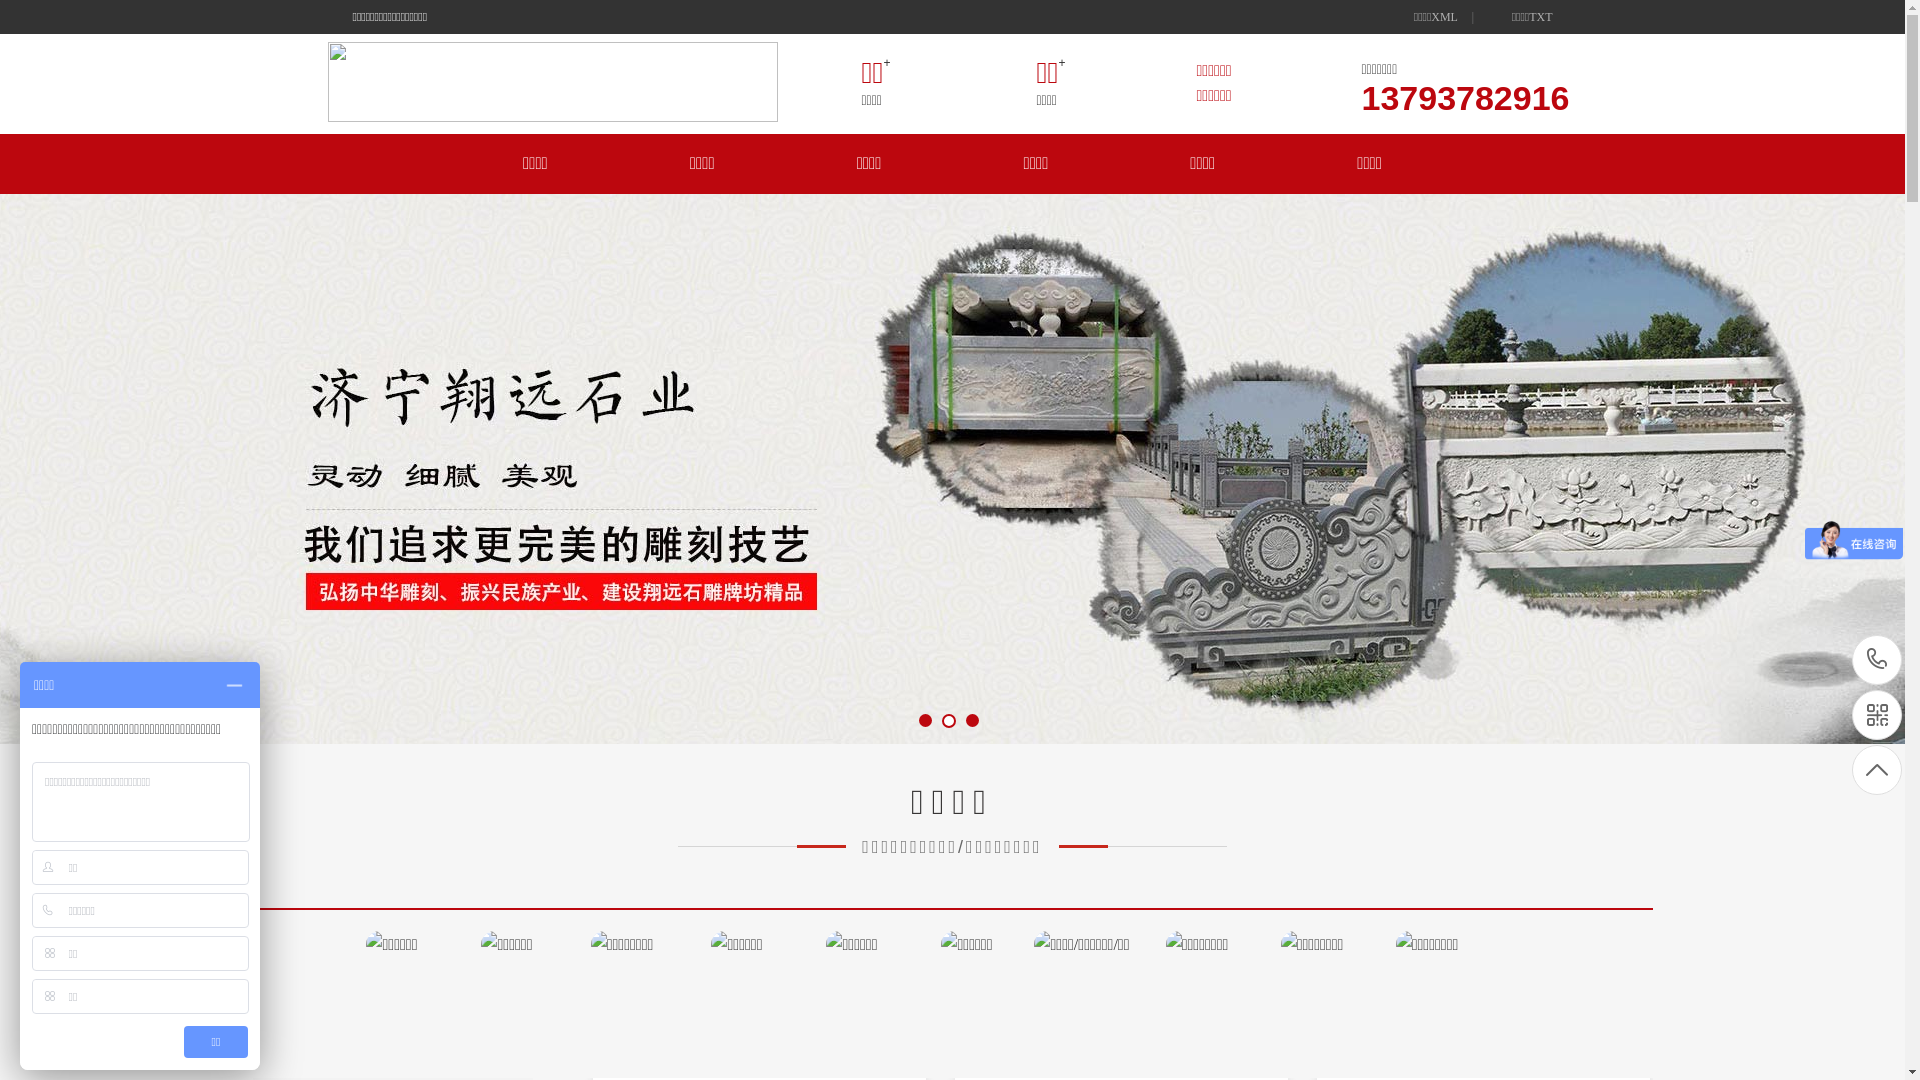  I want to click on 'tel', so click(1875, 659).